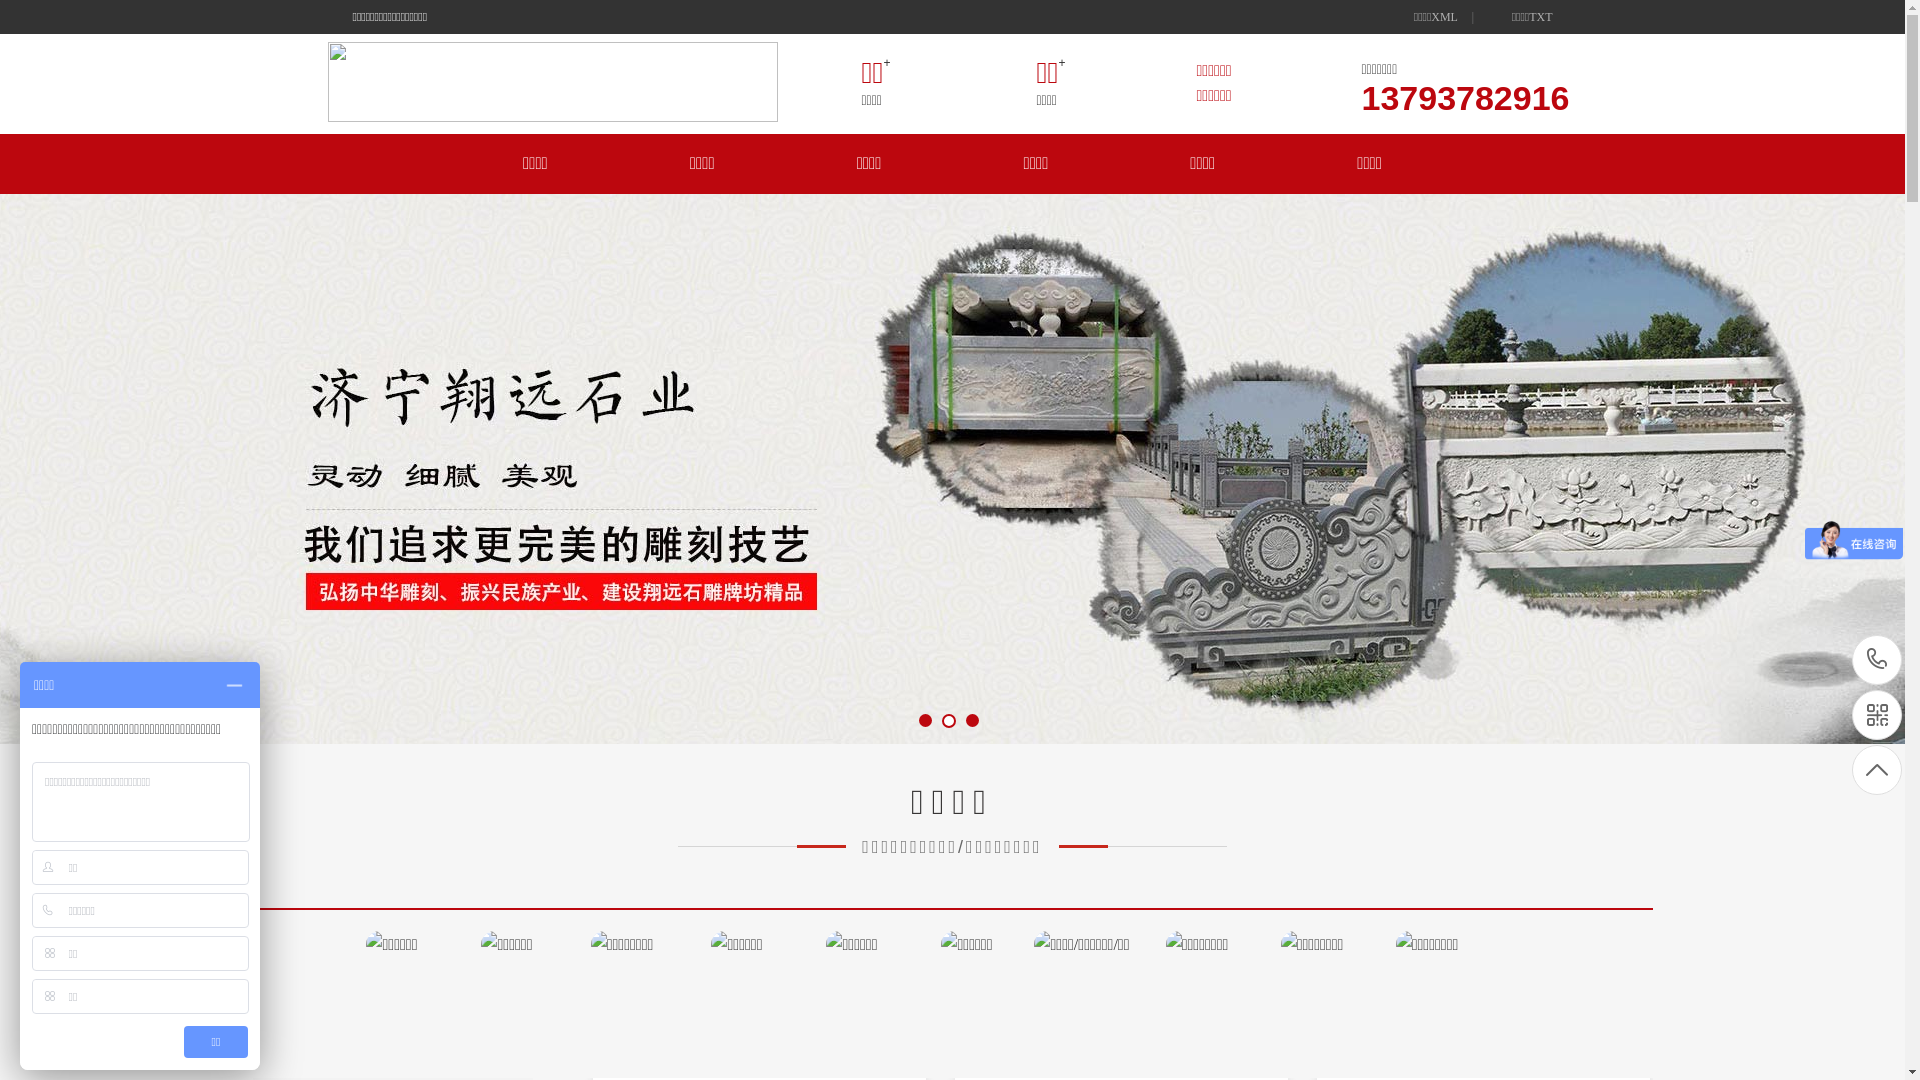  I want to click on 'tel', so click(1875, 659).